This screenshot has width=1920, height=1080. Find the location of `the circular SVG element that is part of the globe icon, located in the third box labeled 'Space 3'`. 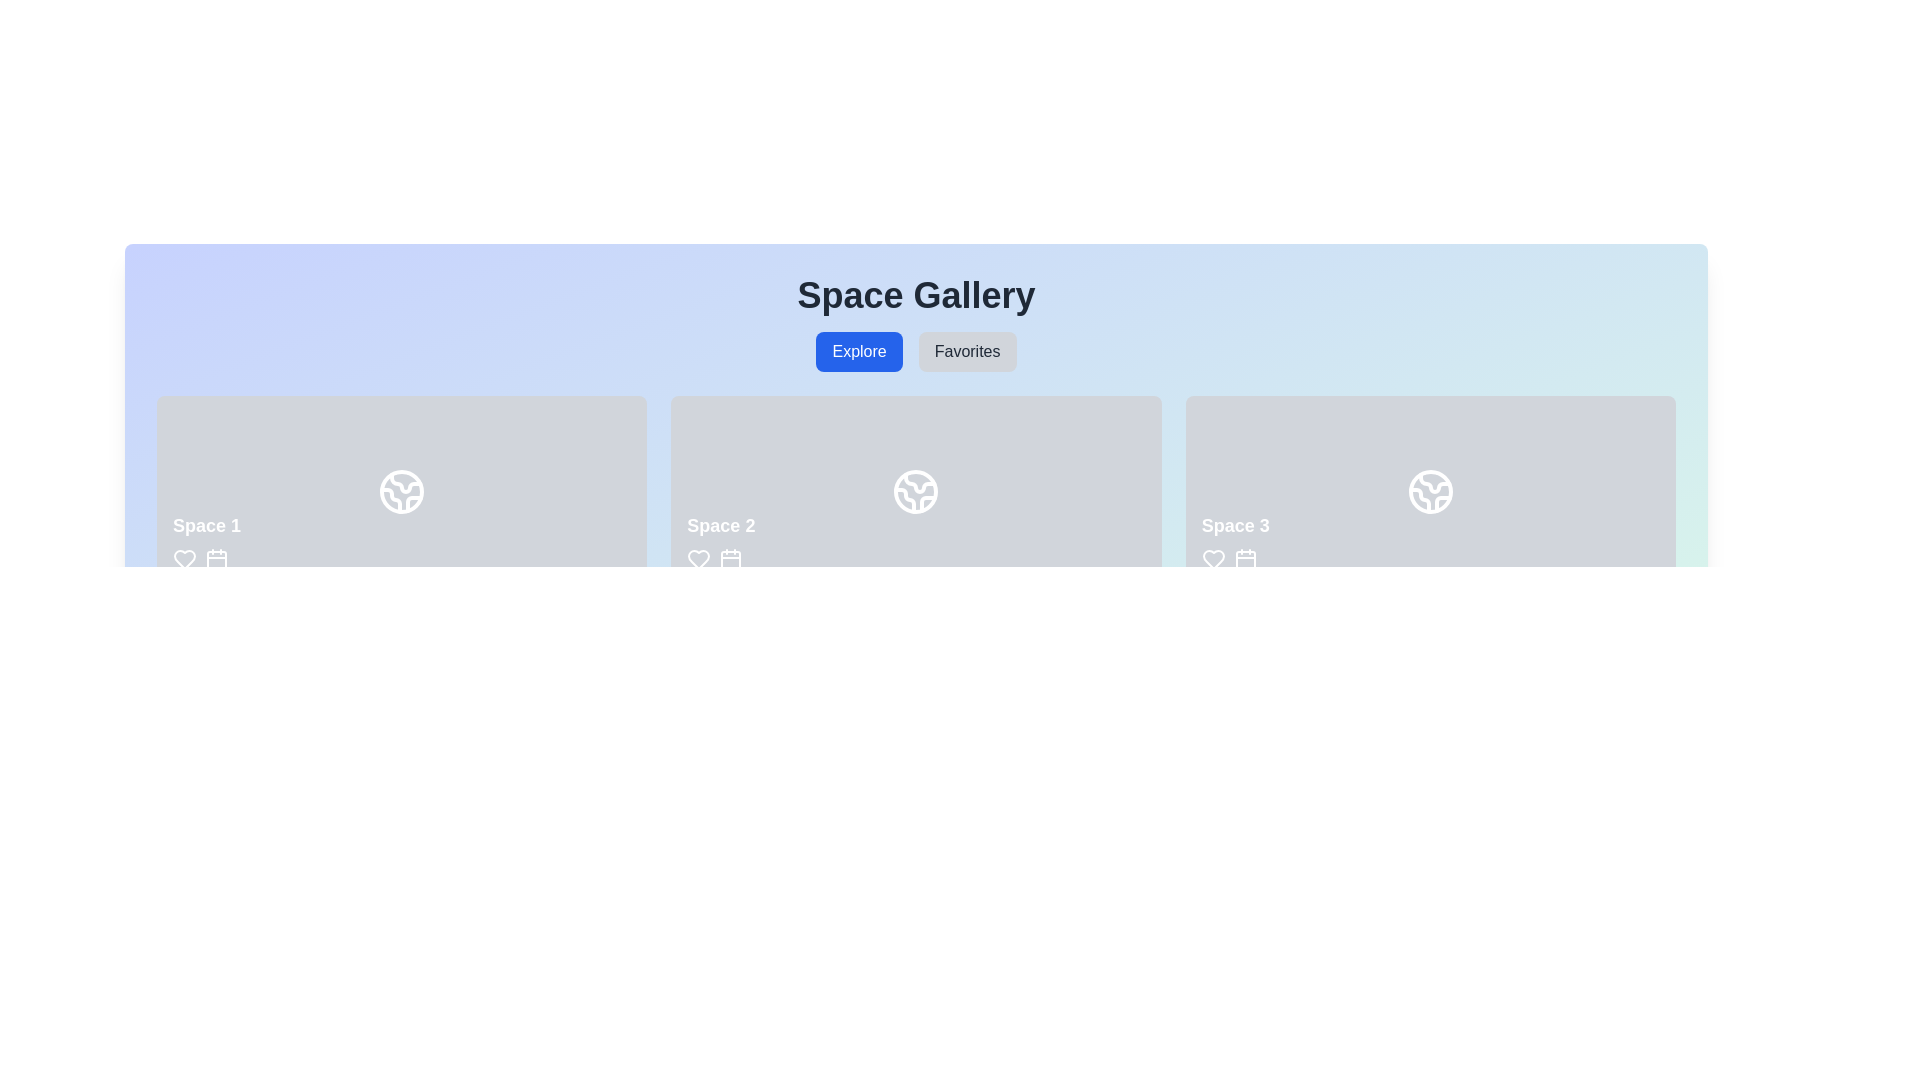

the circular SVG element that is part of the globe icon, located in the third box labeled 'Space 3' is located at coordinates (1429, 492).